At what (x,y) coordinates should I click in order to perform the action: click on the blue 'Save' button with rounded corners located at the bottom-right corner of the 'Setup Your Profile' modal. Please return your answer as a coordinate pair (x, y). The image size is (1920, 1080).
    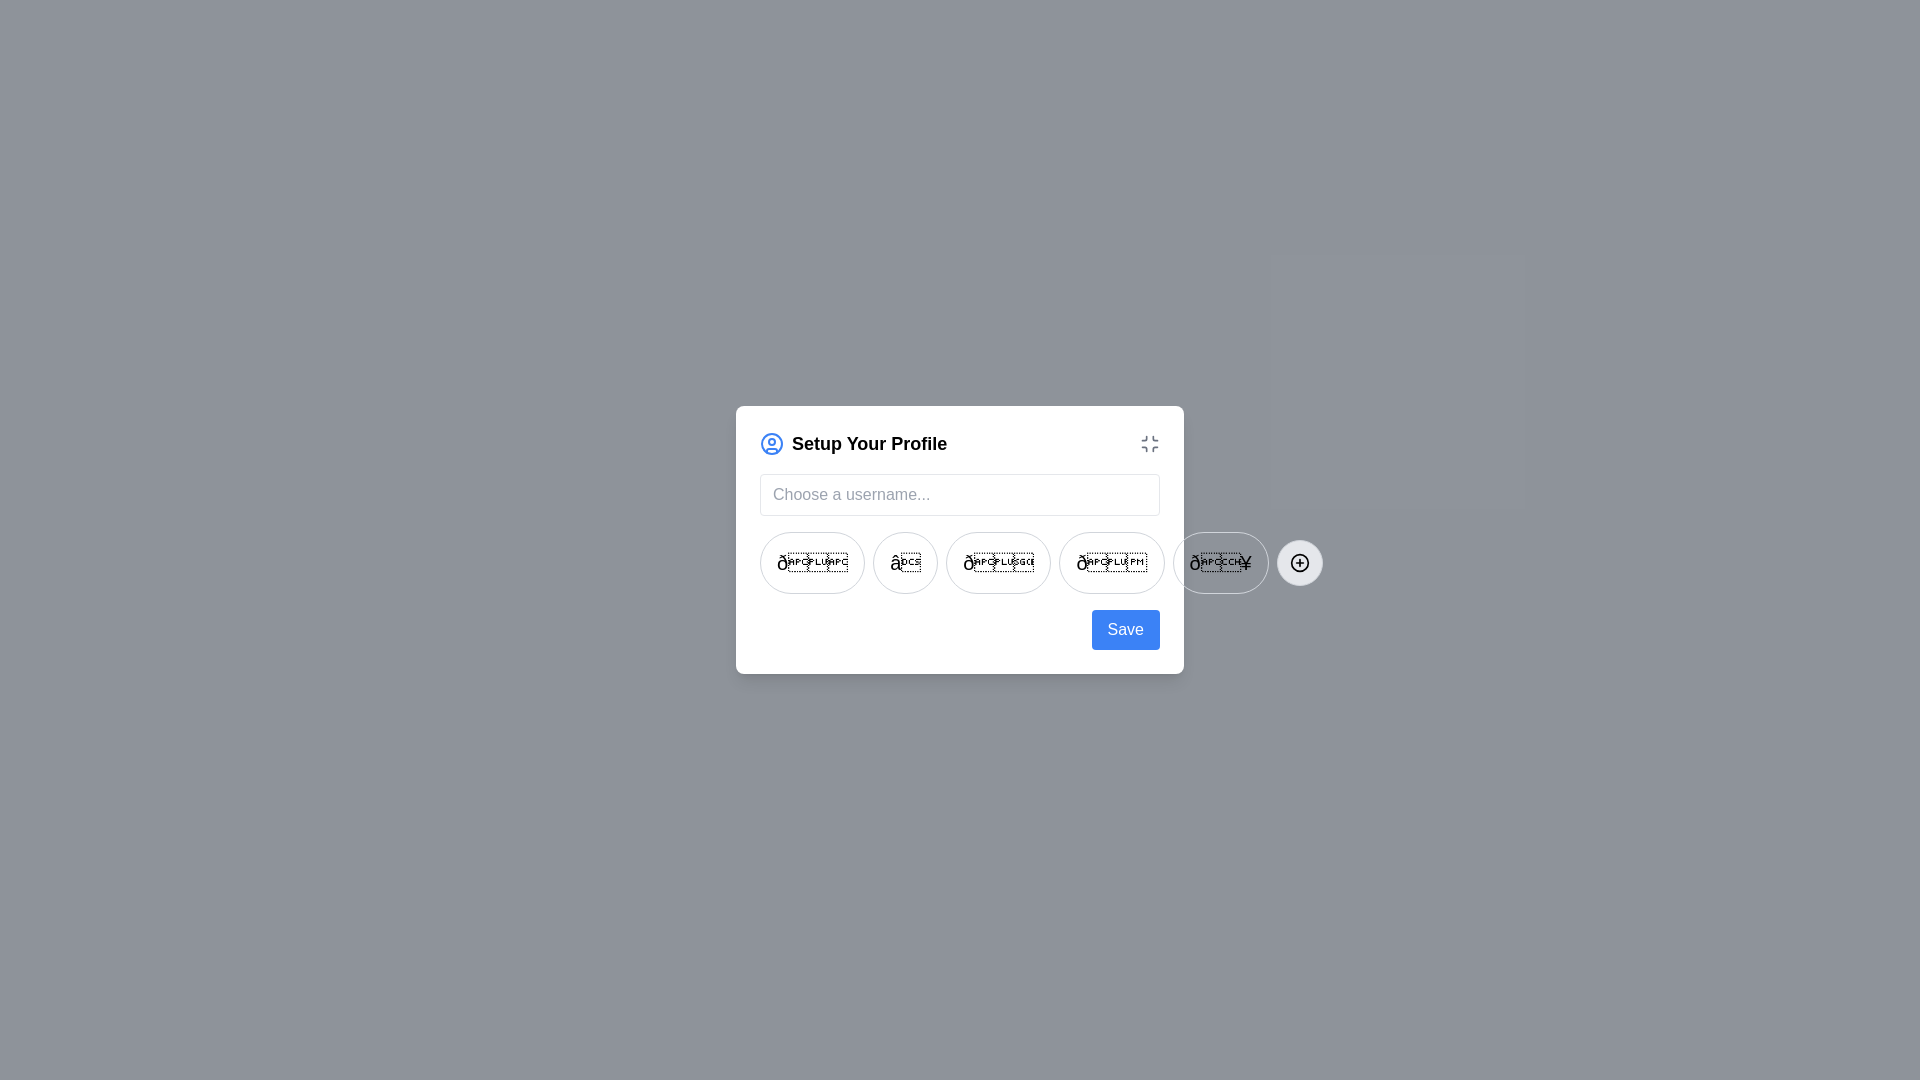
    Looking at the image, I should click on (1125, 628).